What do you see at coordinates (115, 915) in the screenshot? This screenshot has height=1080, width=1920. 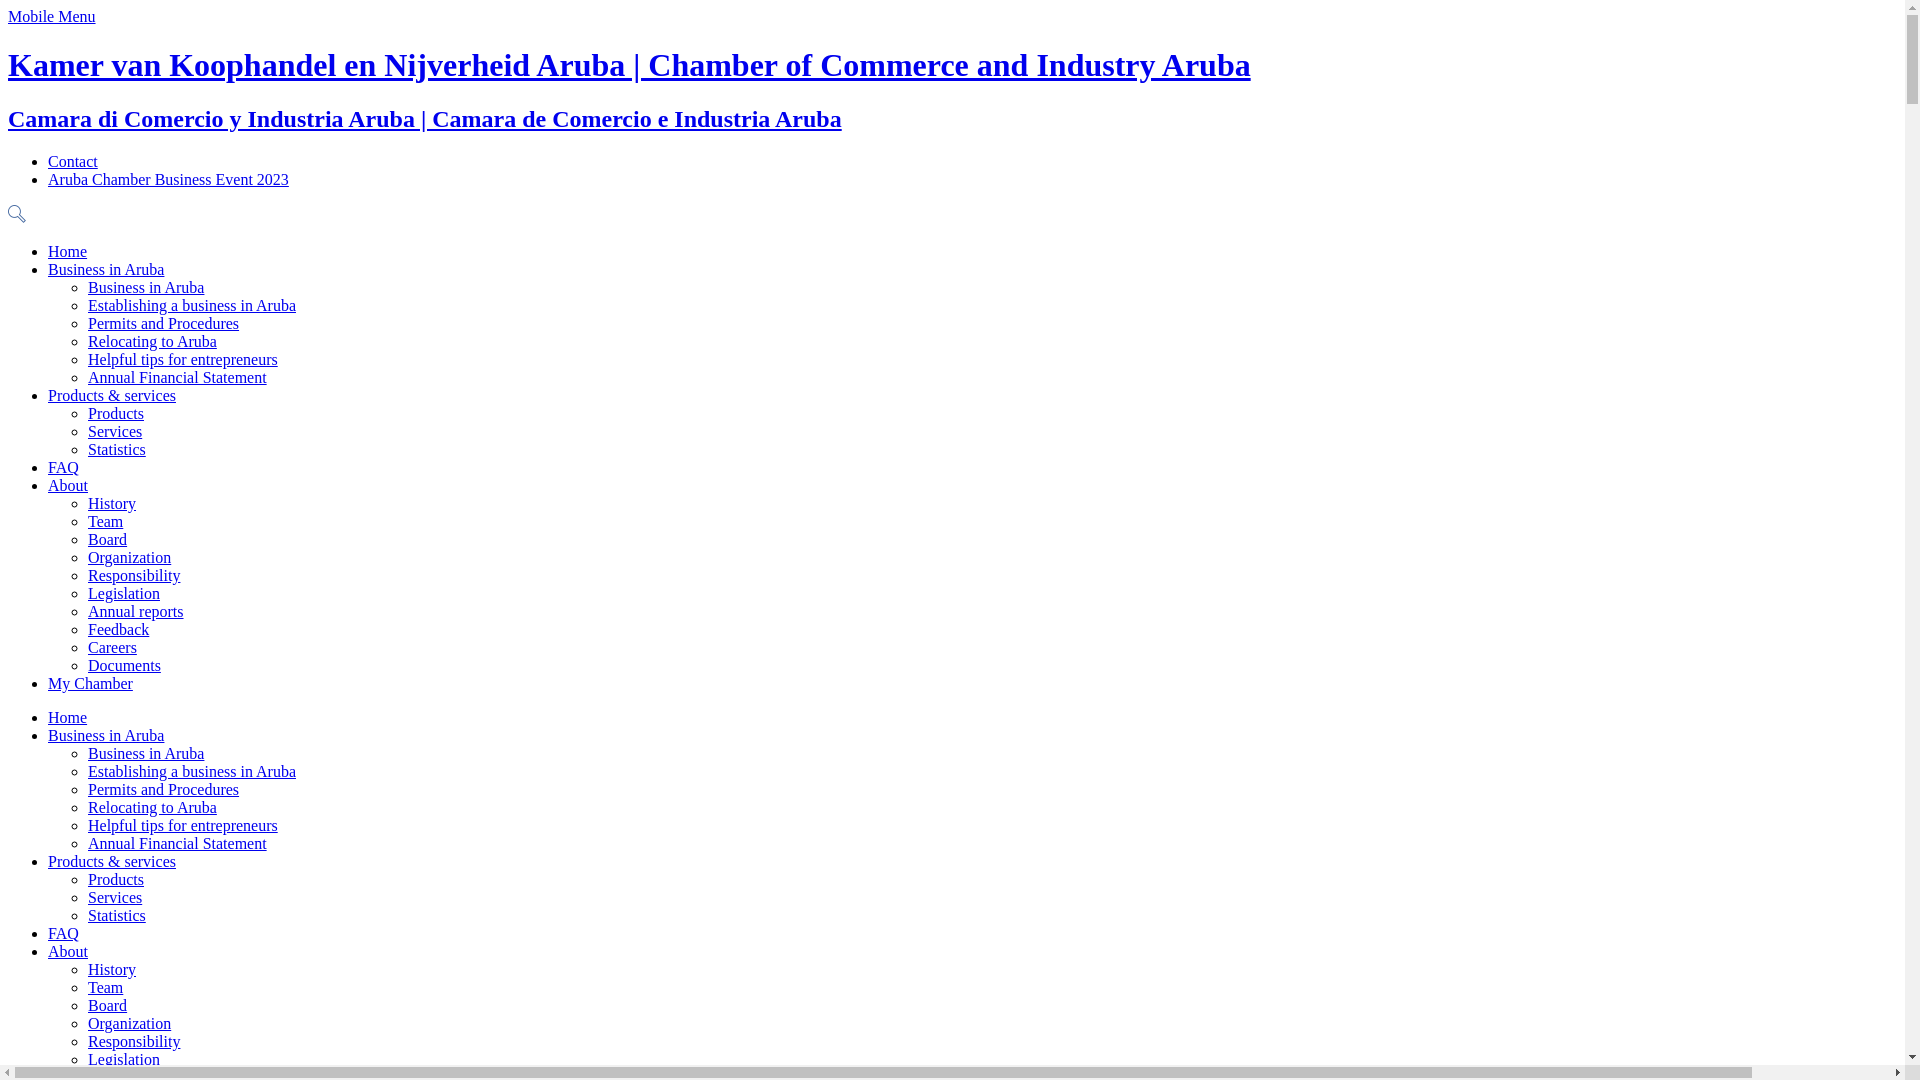 I see `'Statistics'` at bounding box center [115, 915].